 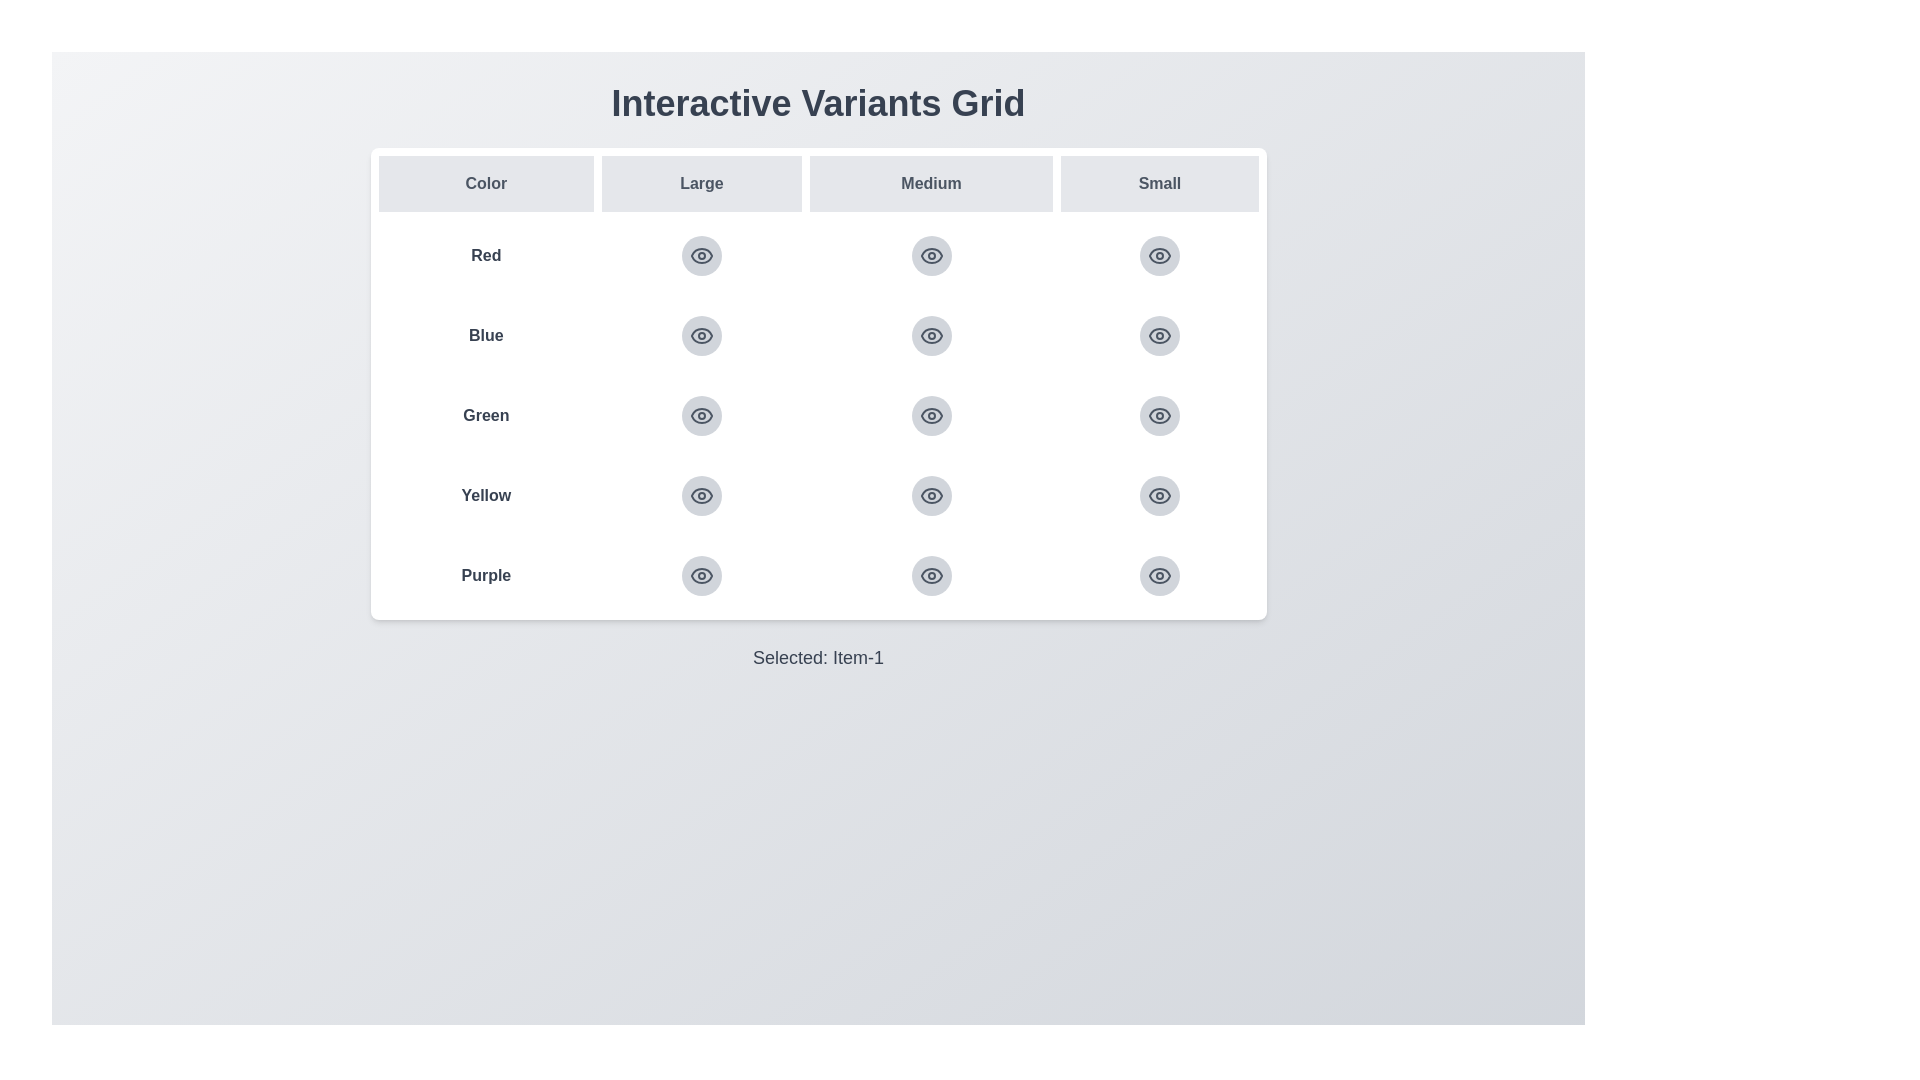 I want to click on the circular icon representing a view or visibility action located in the 'Interactive Variants Grid' table under the 'Blue' row and 'Small' column, so click(x=1160, y=334).